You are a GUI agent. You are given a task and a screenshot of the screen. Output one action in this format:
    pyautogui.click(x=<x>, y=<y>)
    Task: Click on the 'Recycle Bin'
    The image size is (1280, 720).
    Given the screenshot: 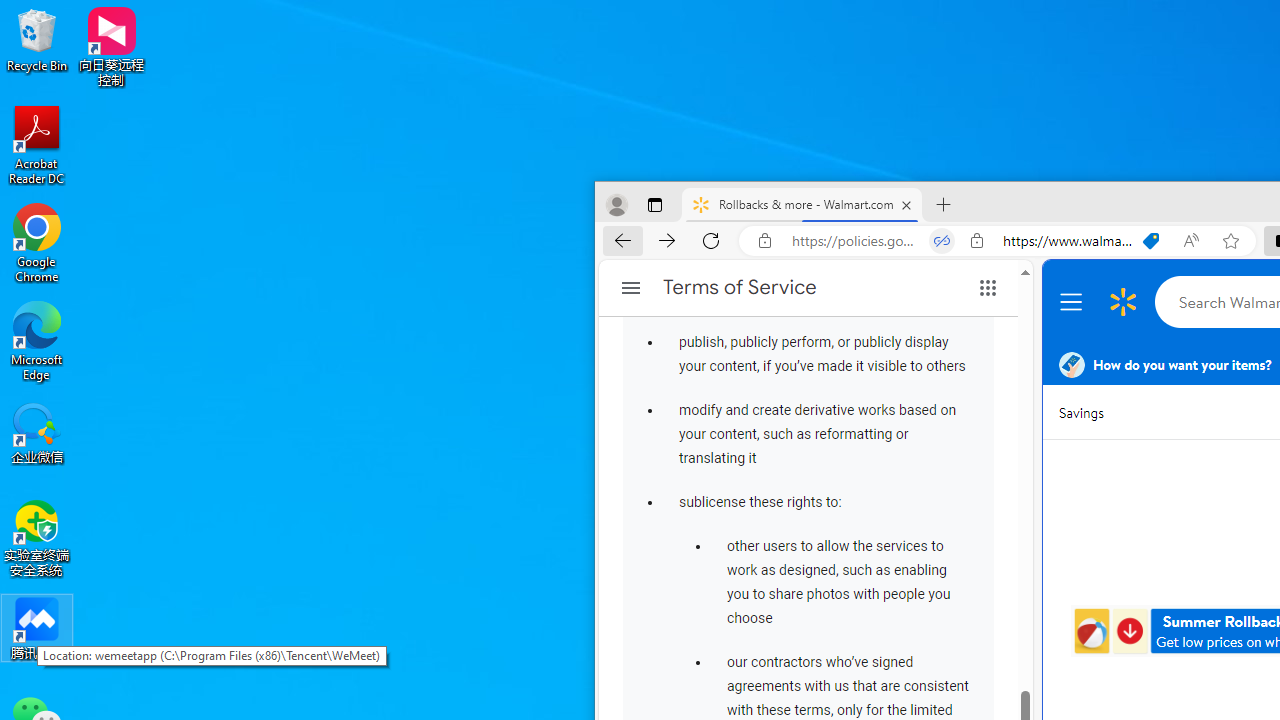 What is the action you would take?
    pyautogui.click(x=37, y=39)
    